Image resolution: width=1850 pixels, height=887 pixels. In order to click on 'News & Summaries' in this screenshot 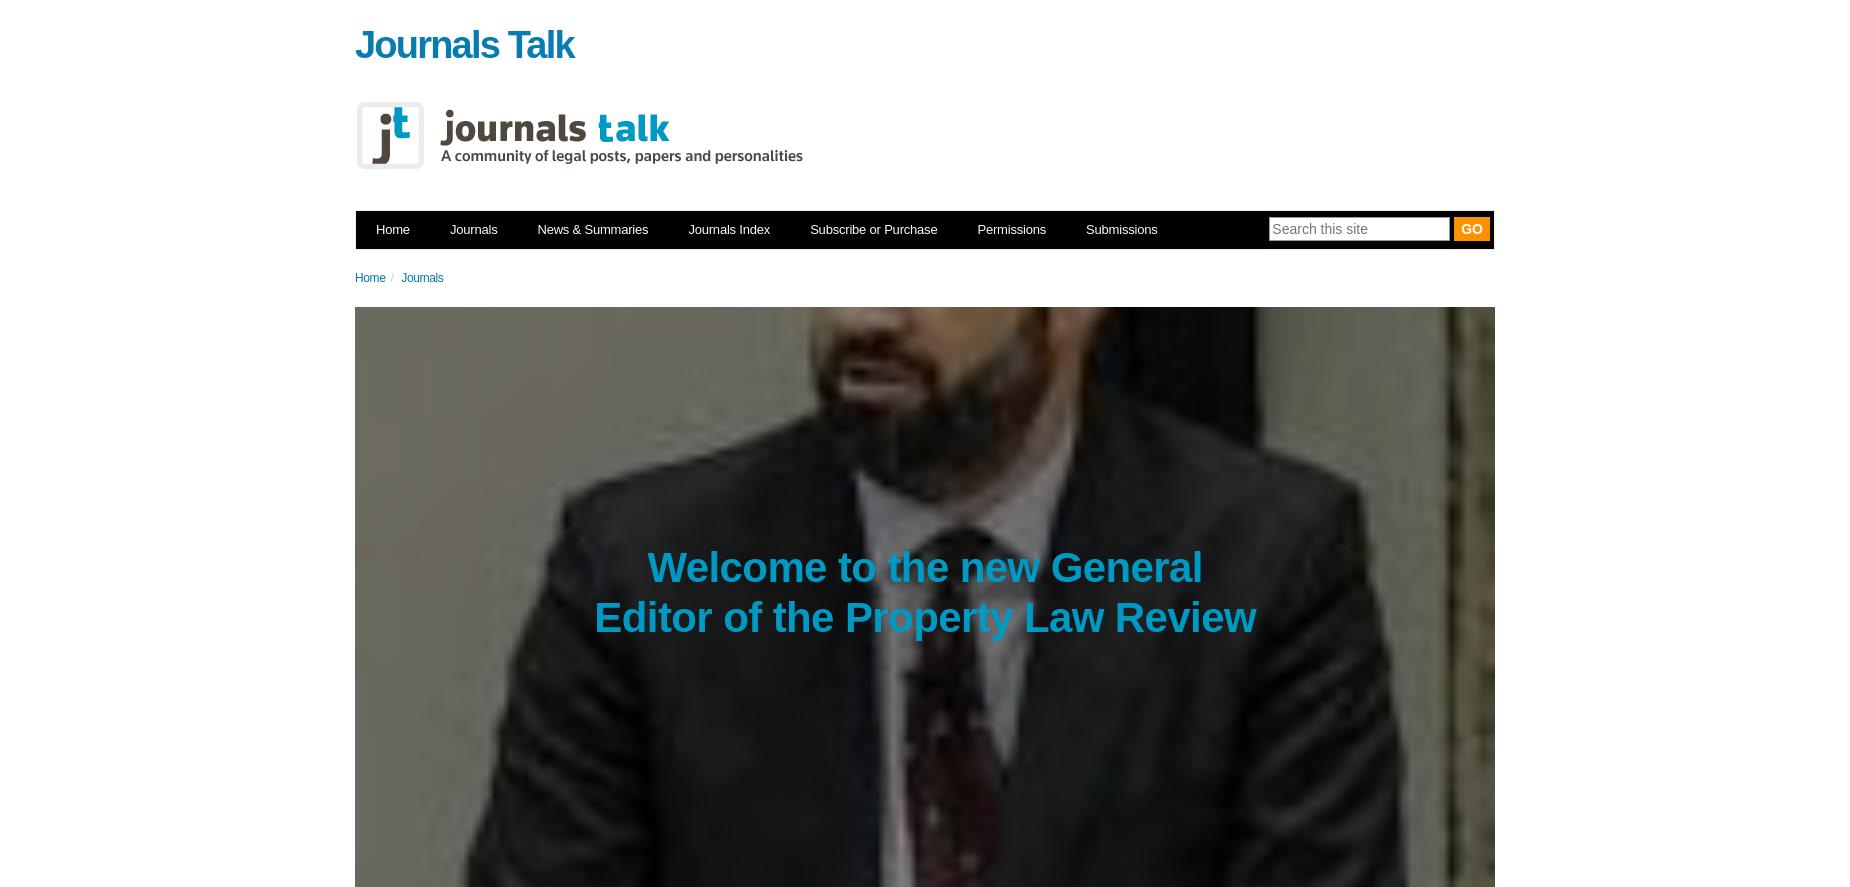, I will do `click(537, 229)`.